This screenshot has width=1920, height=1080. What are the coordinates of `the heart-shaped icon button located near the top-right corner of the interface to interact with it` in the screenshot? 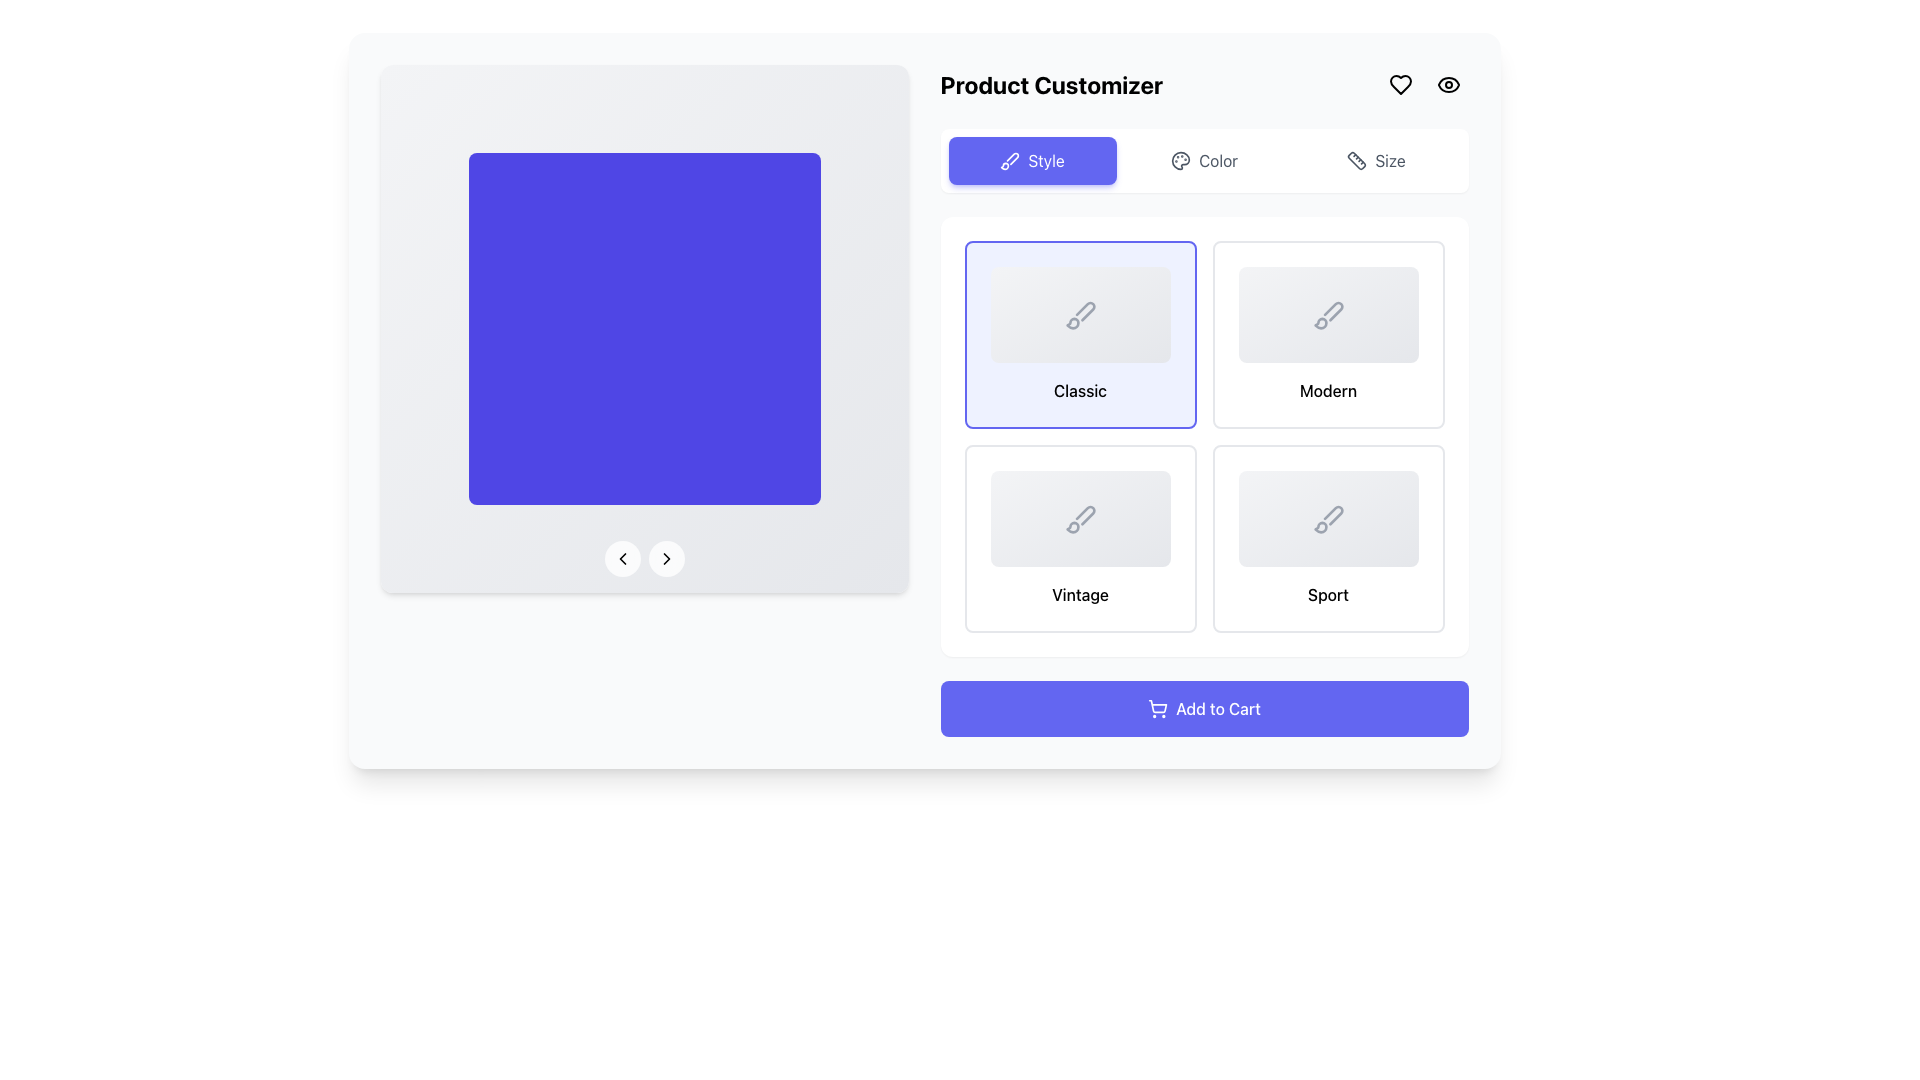 It's located at (1399, 83).